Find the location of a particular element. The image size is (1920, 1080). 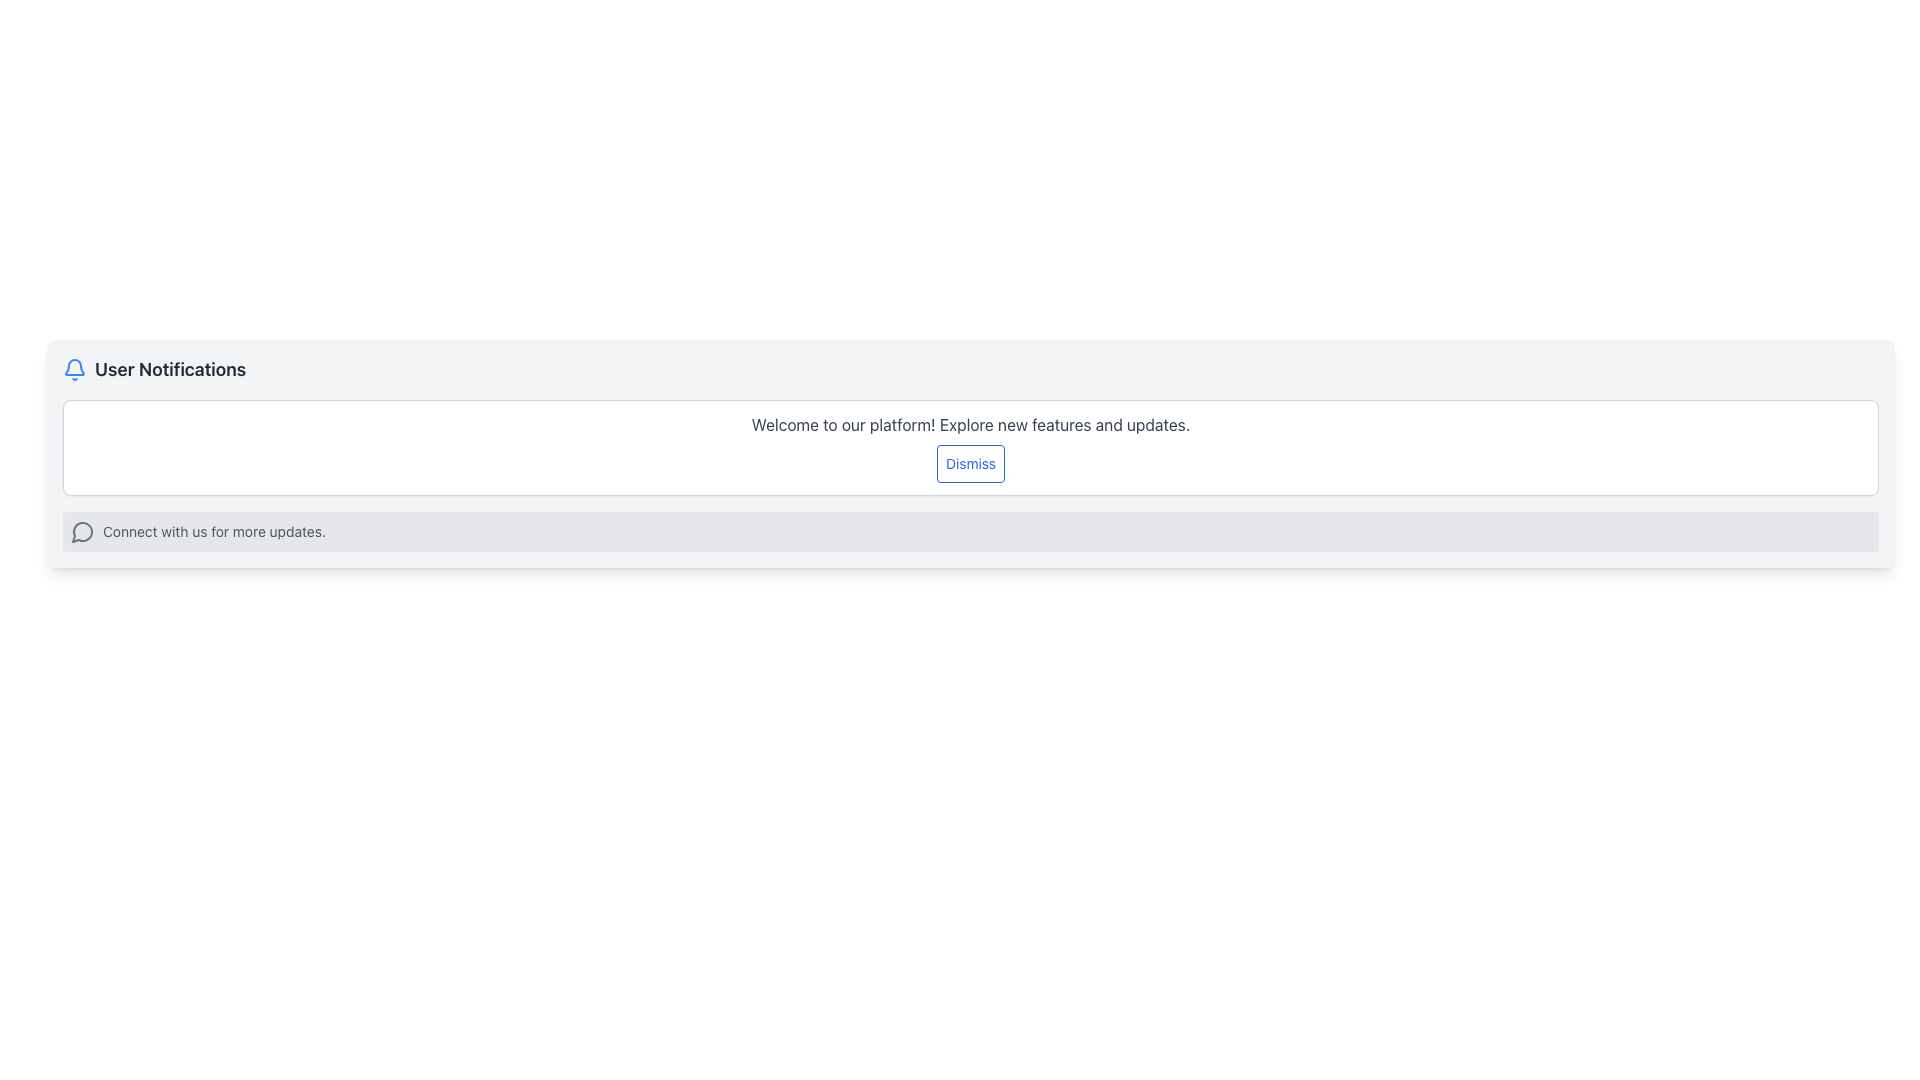

the middle part of the notification bell icon, which is a curved outline forming its upper shape, located in the 'User Notifications' section is located at coordinates (75, 367).